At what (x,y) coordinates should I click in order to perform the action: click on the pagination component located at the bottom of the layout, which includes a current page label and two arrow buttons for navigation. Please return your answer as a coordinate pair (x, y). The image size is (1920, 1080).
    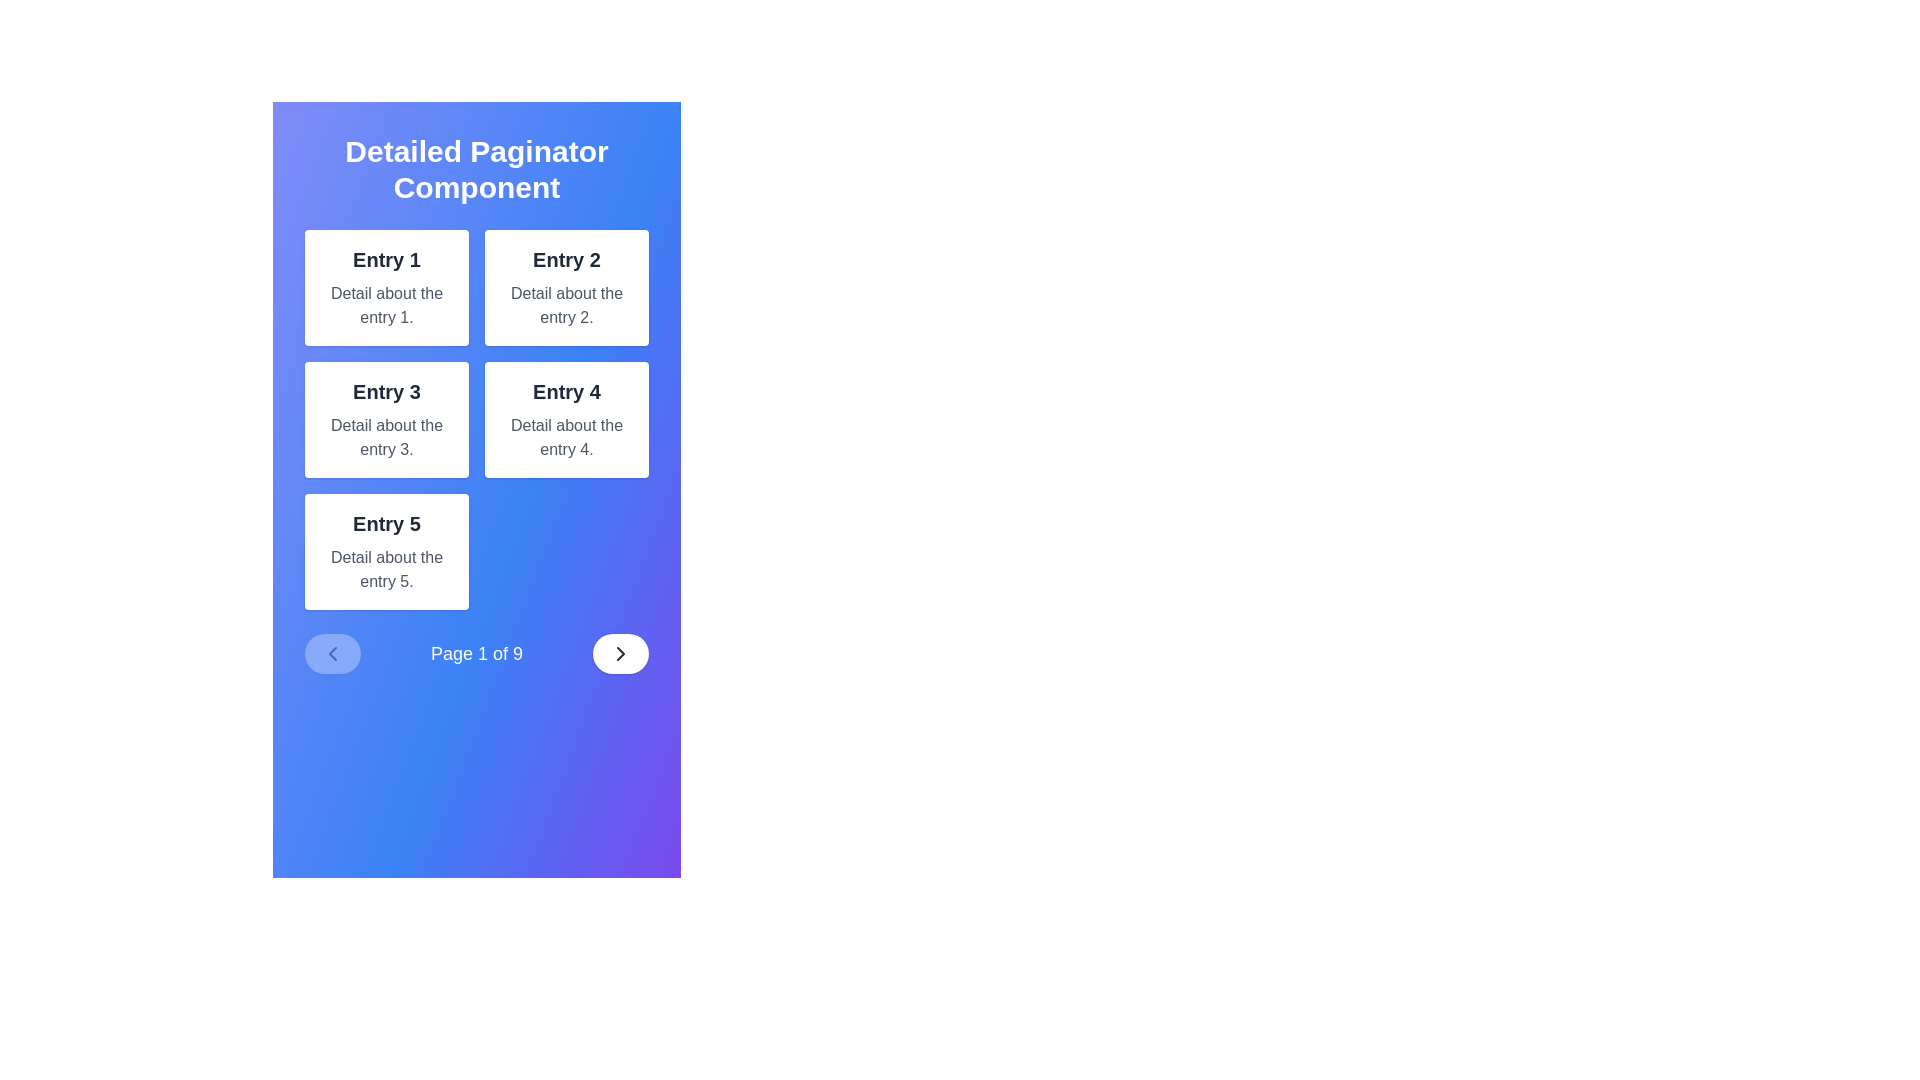
    Looking at the image, I should click on (475, 654).